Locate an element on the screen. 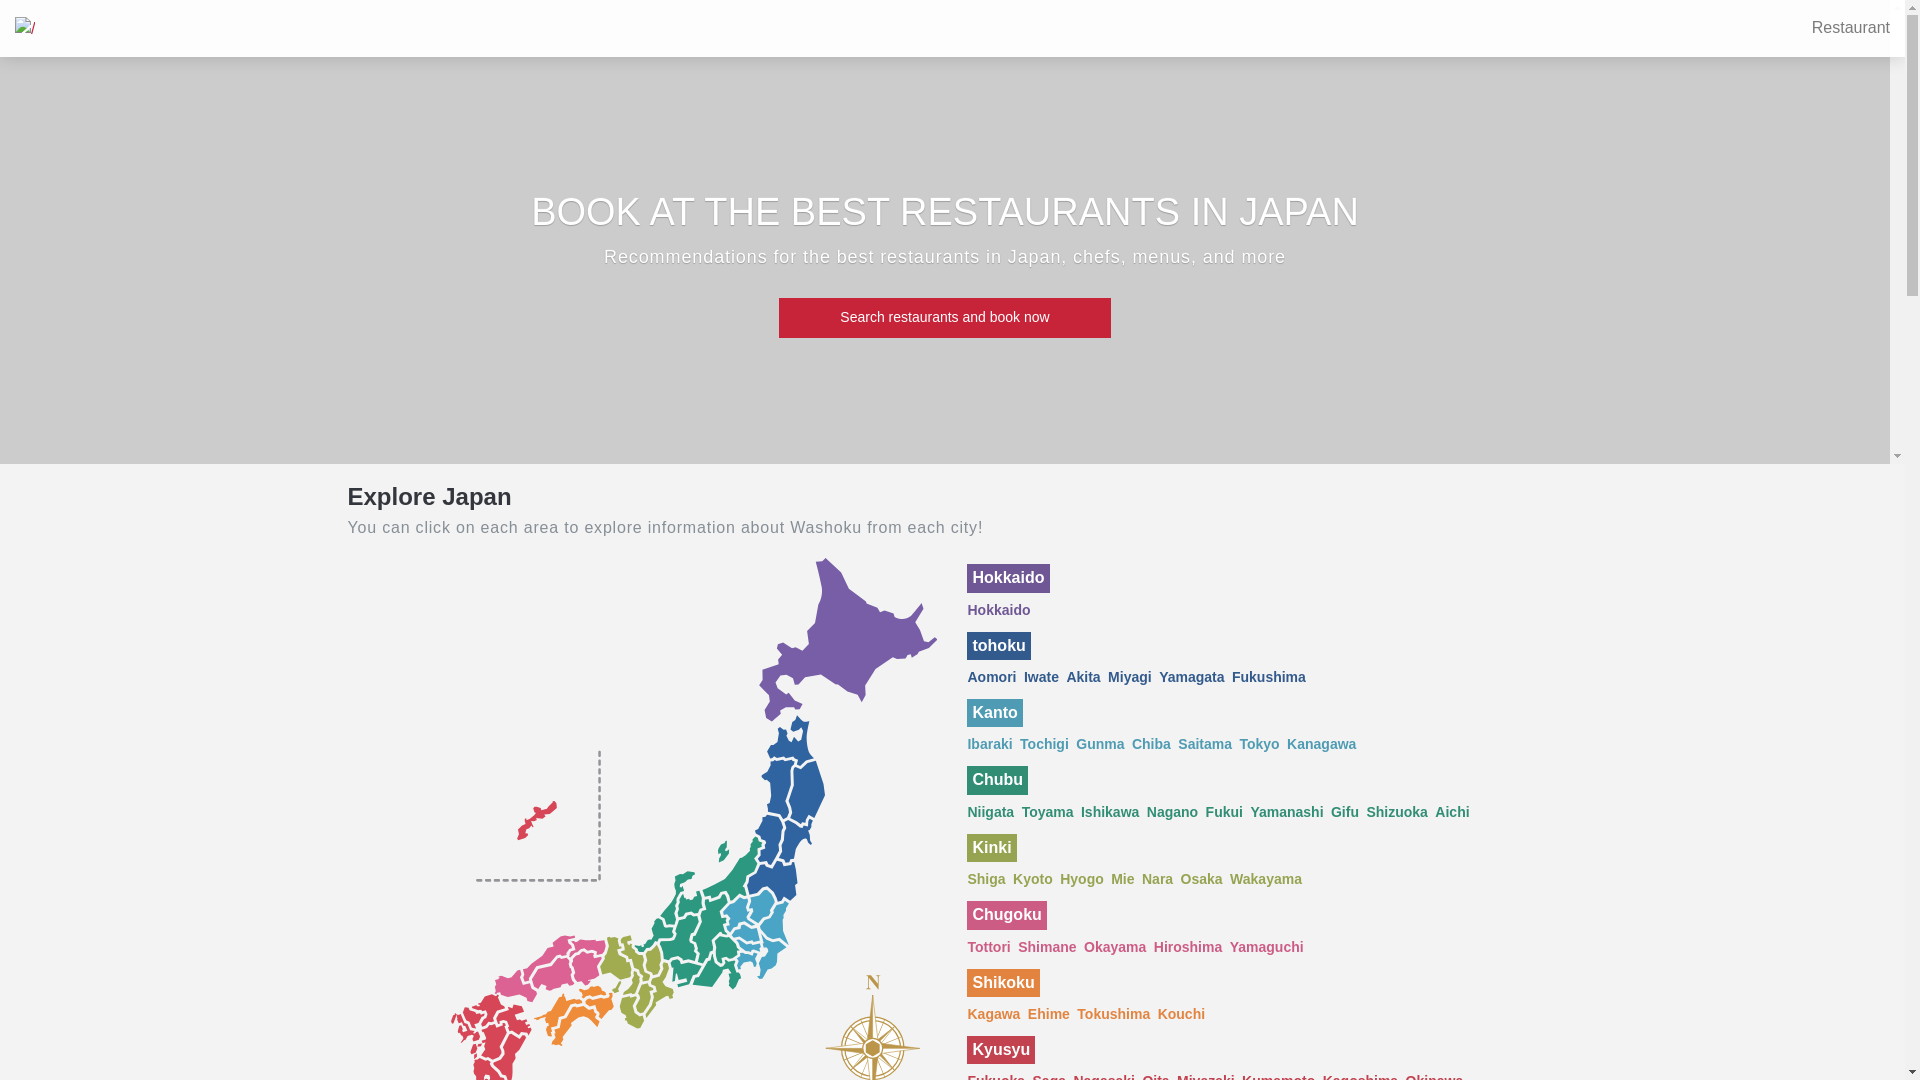 This screenshot has width=1920, height=1080. 'Aichi' is located at coordinates (1452, 812).